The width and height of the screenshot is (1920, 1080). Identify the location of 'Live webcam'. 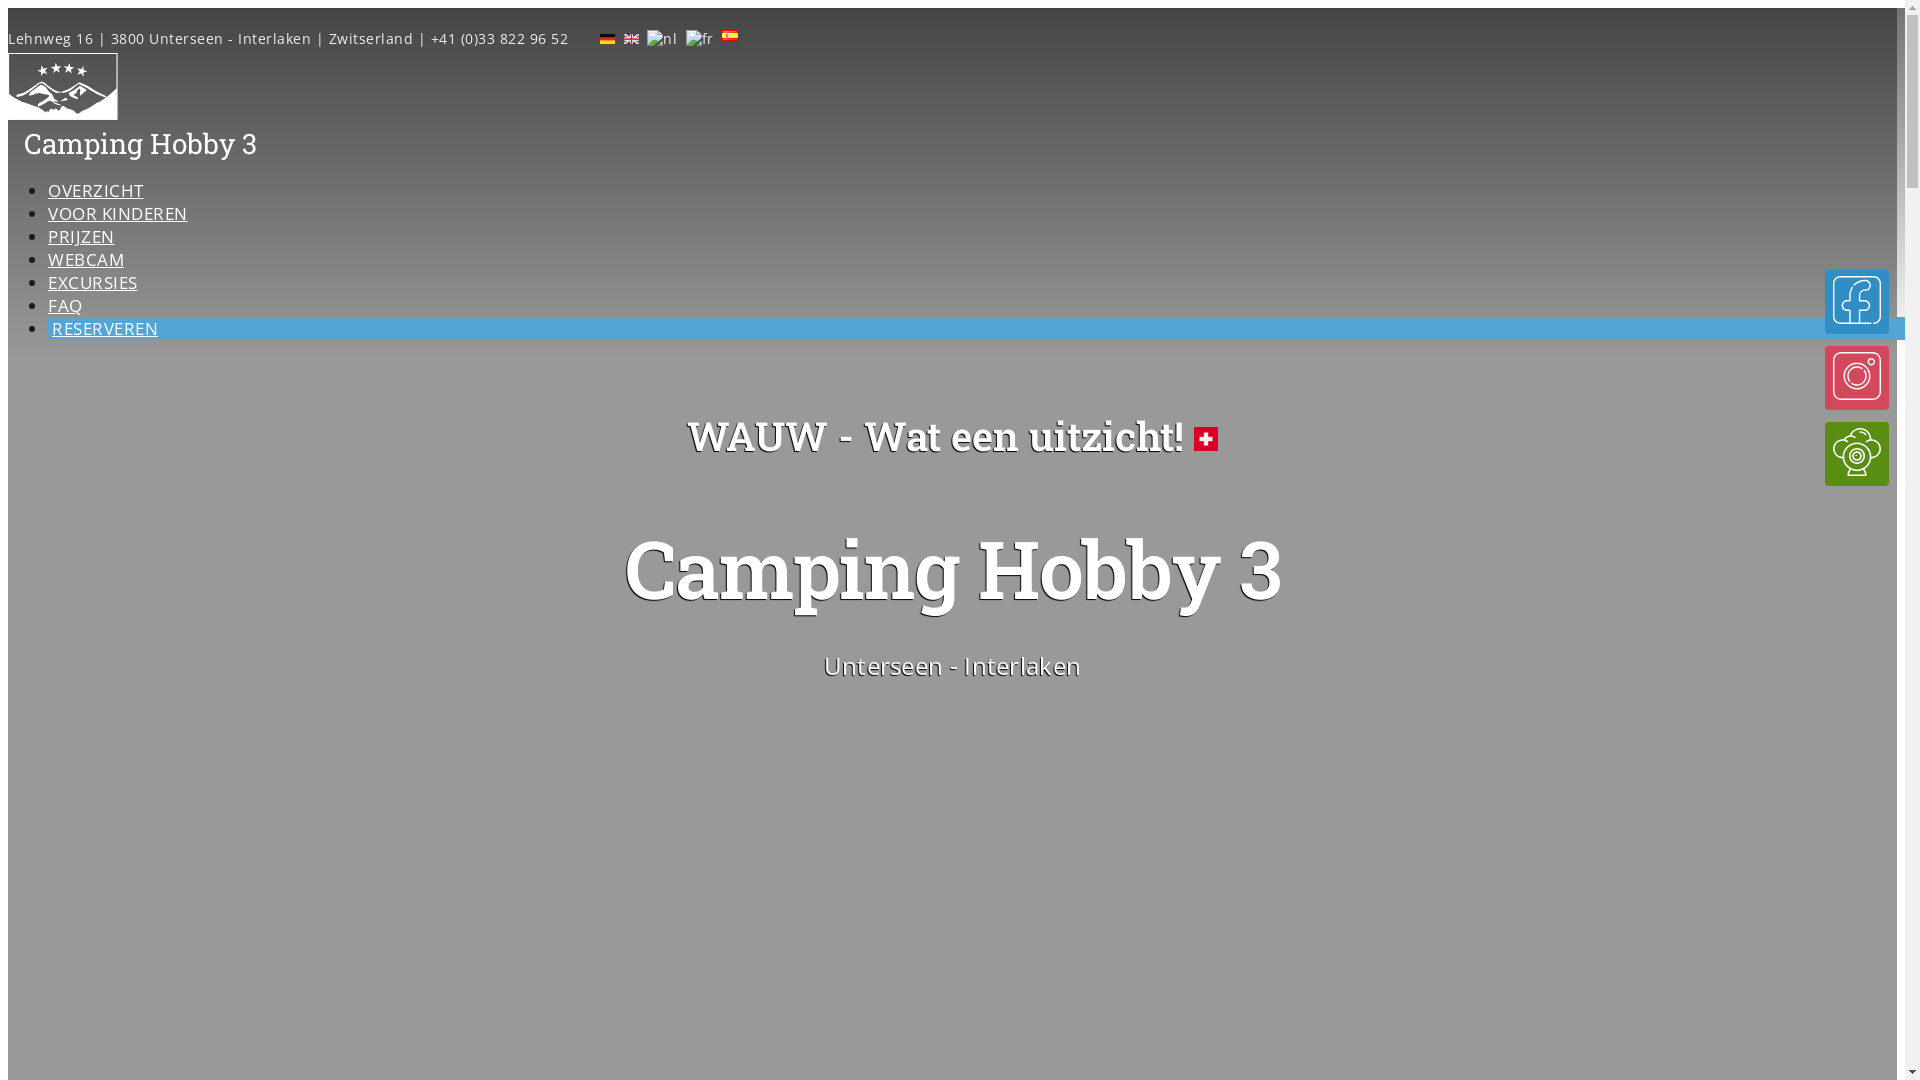
(569, 38).